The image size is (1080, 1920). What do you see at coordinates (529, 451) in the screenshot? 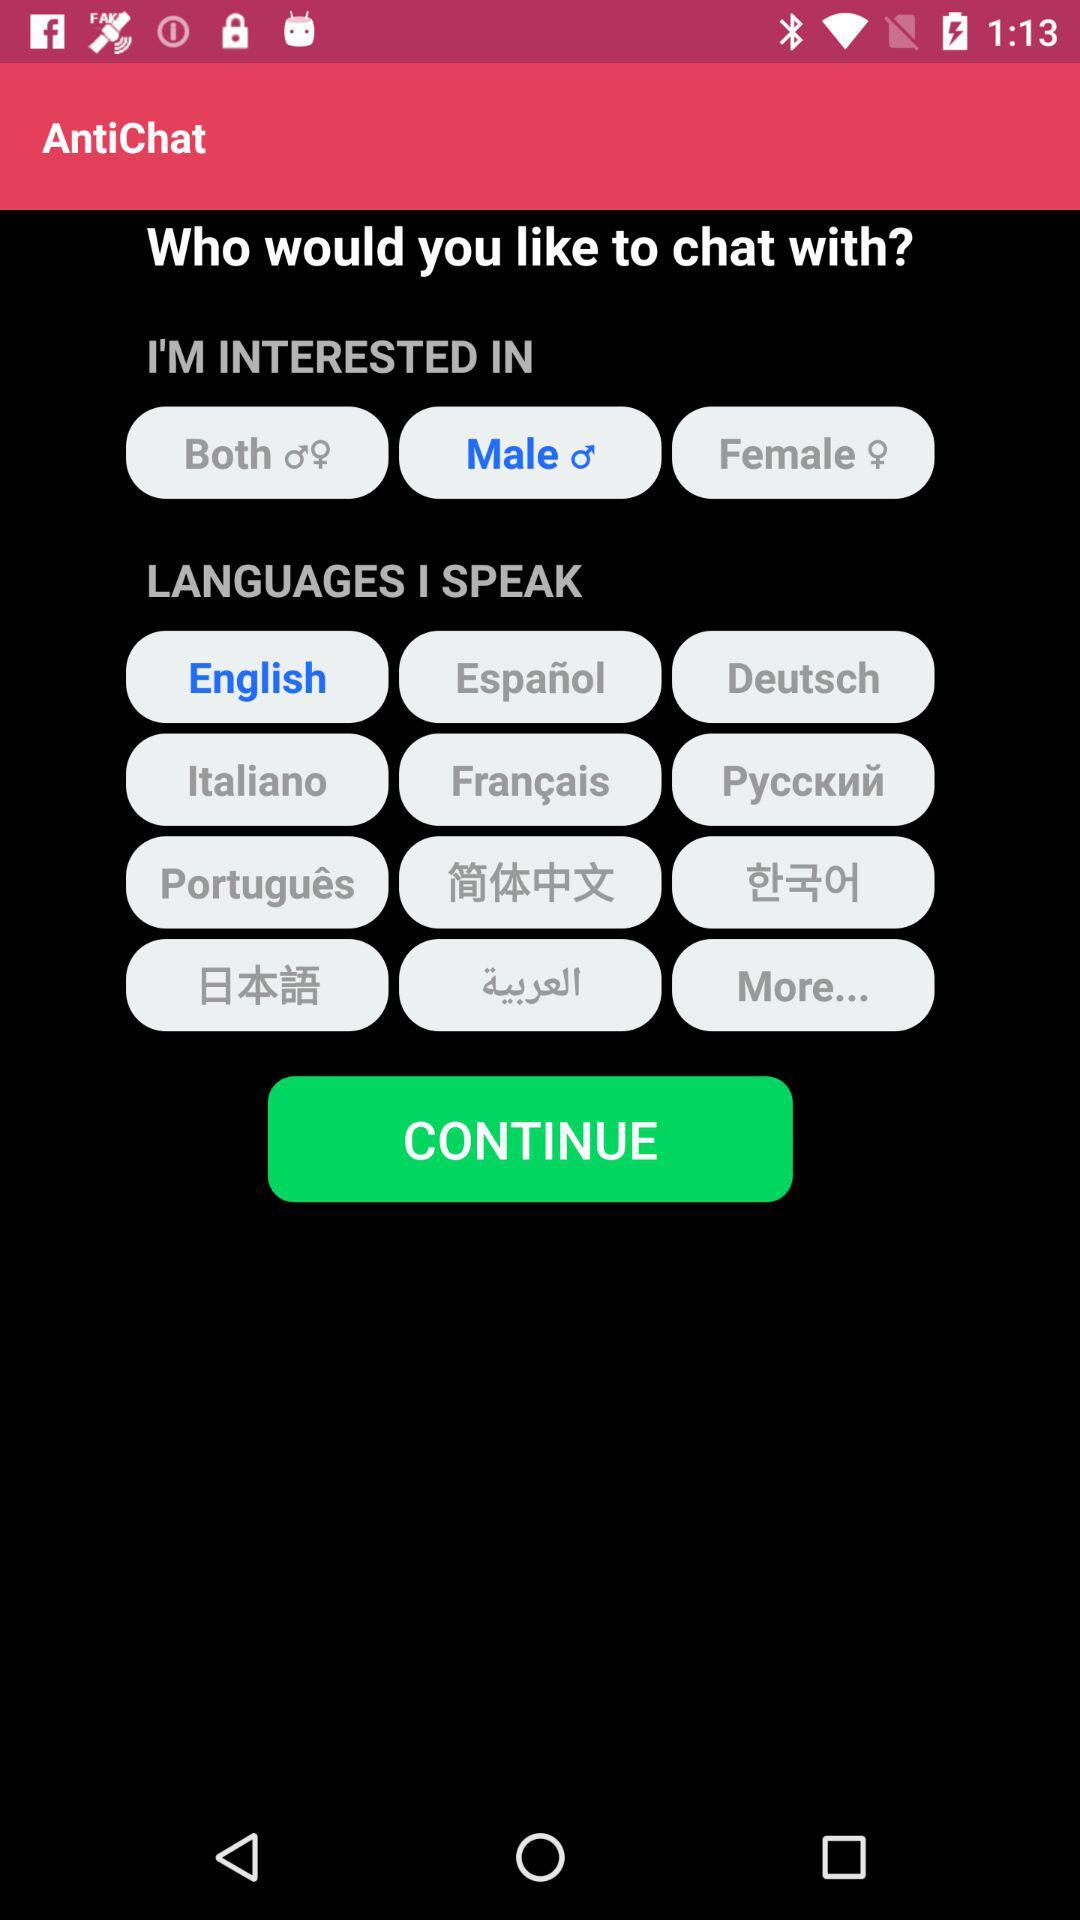
I see `item below i m interested item` at bounding box center [529, 451].